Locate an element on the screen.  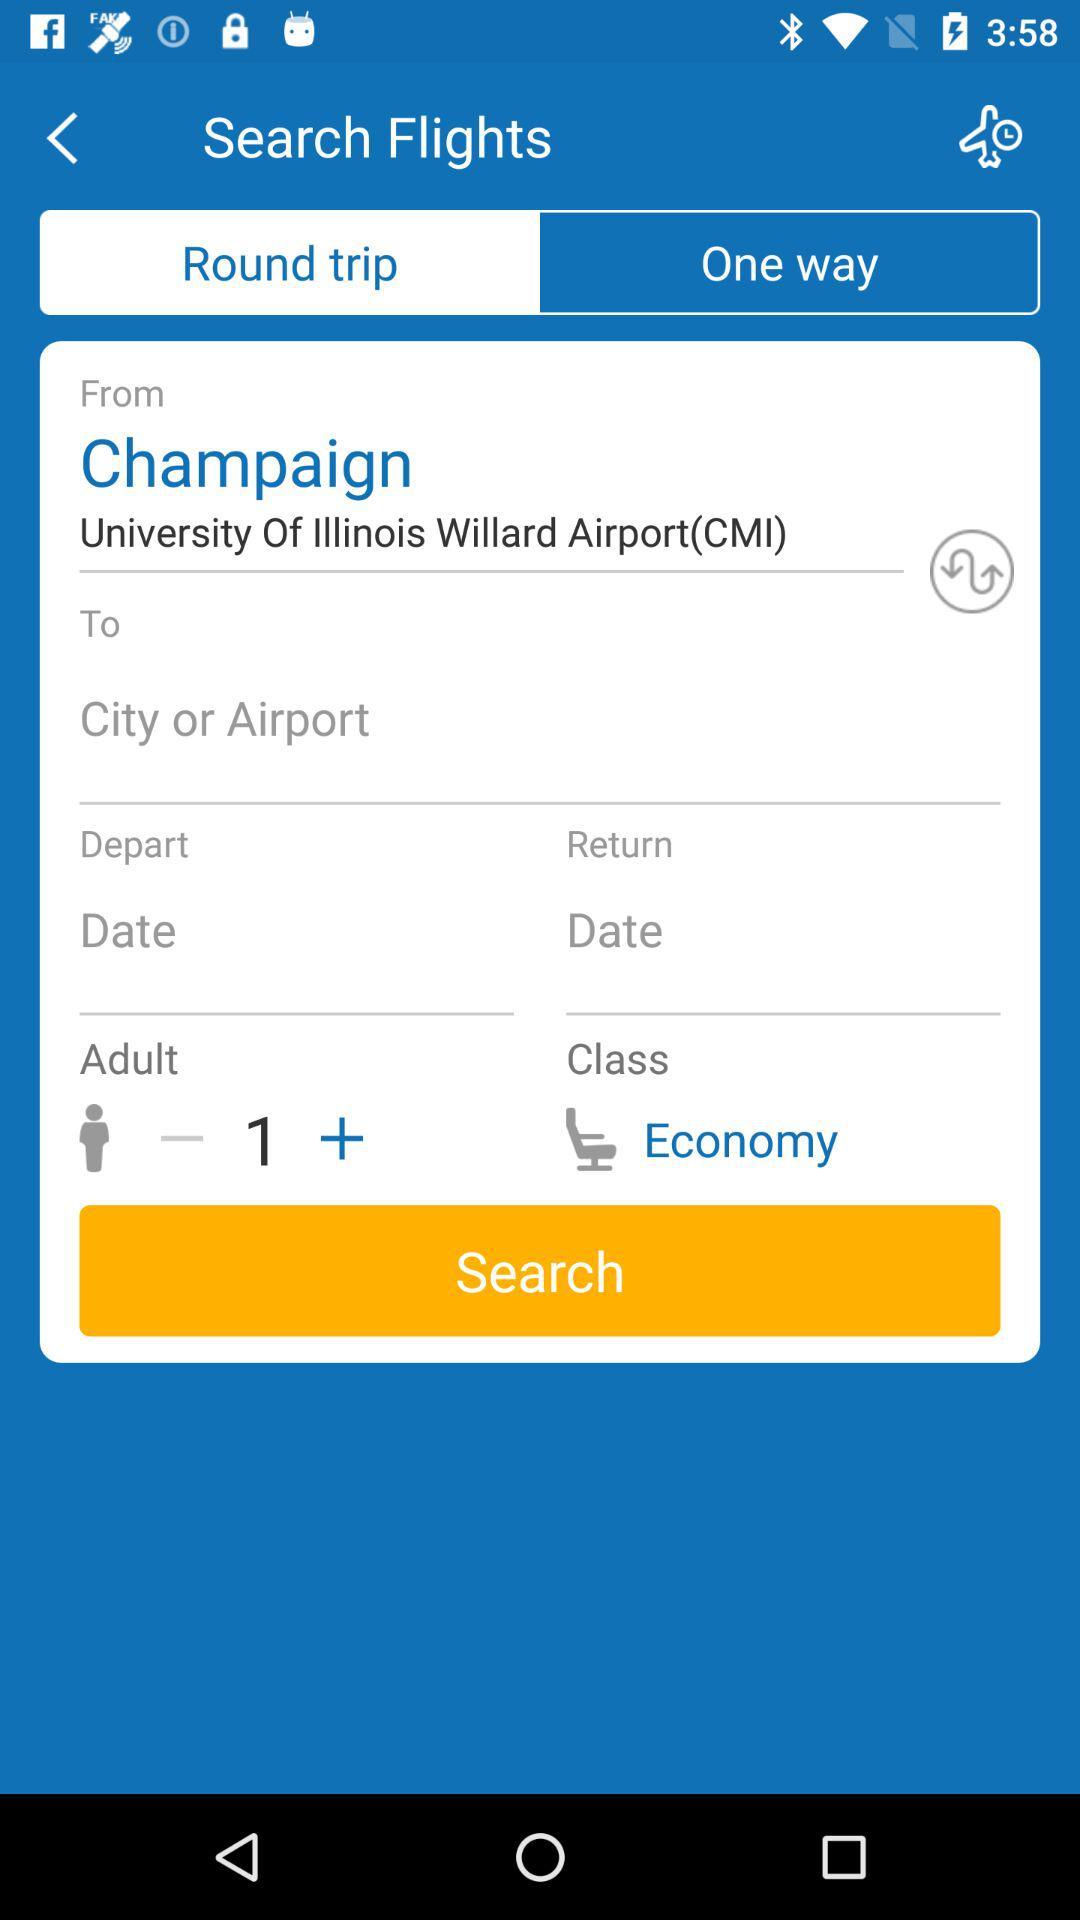
the icon above search item is located at coordinates (189, 1138).